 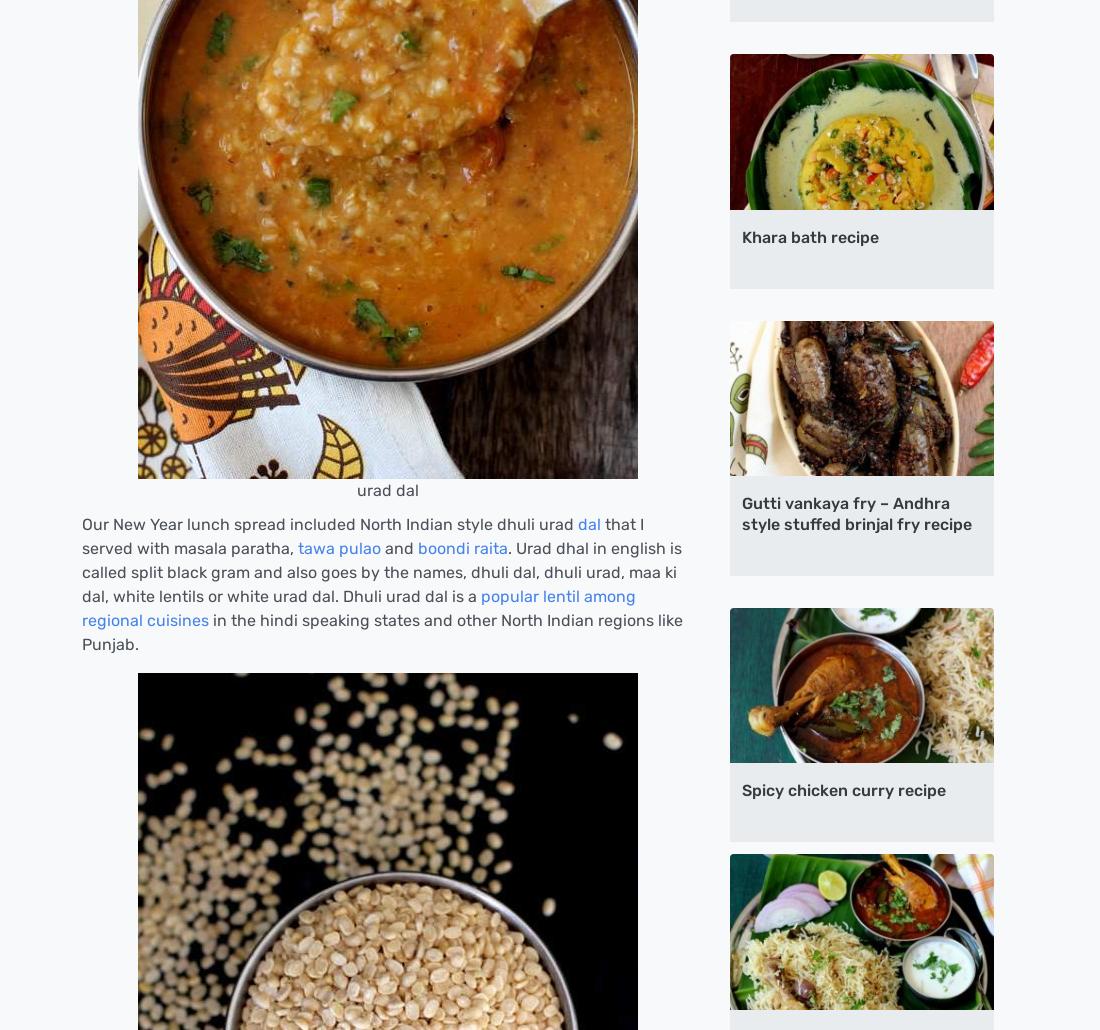 I want to click on 'boondi raita', so click(x=461, y=547).